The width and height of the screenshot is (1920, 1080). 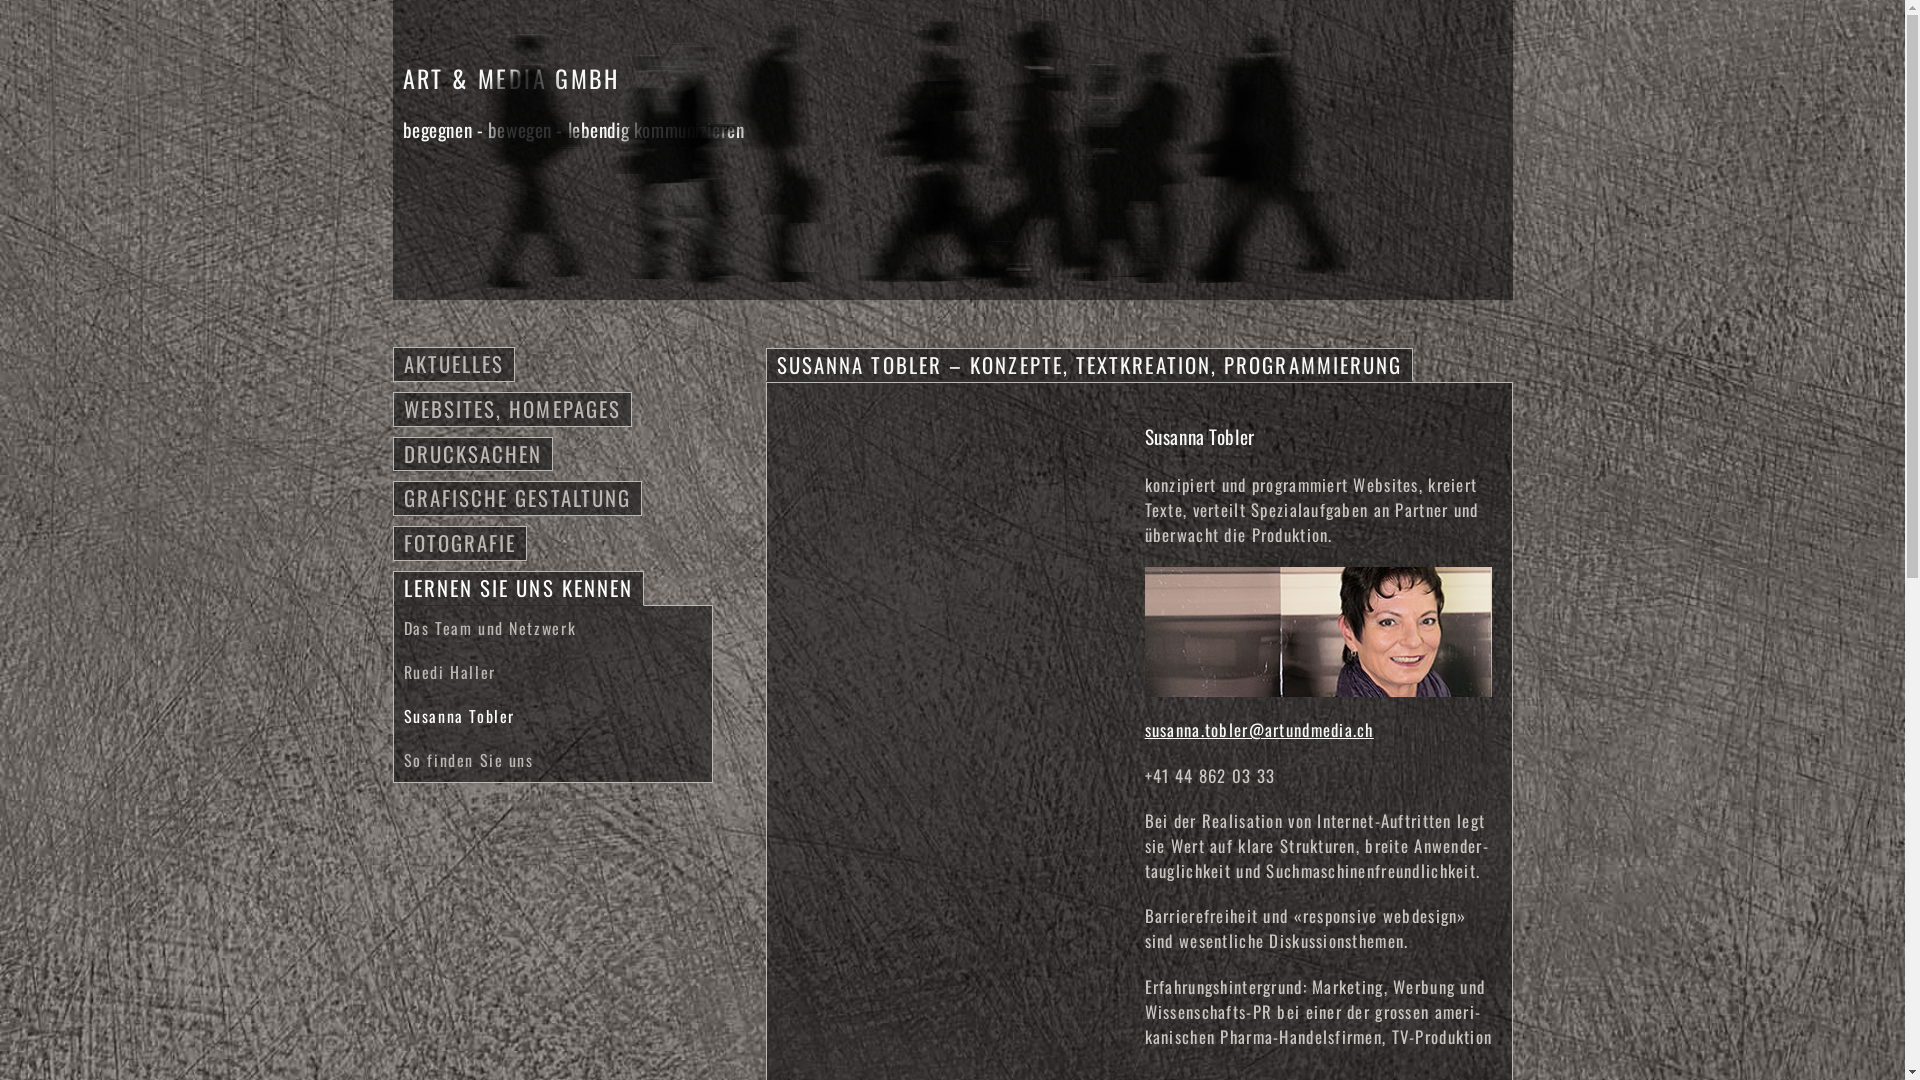 What do you see at coordinates (518, 496) in the screenshot?
I see `'GRAFISCHE GESTALTUNG'` at bounding box center [518, 496].